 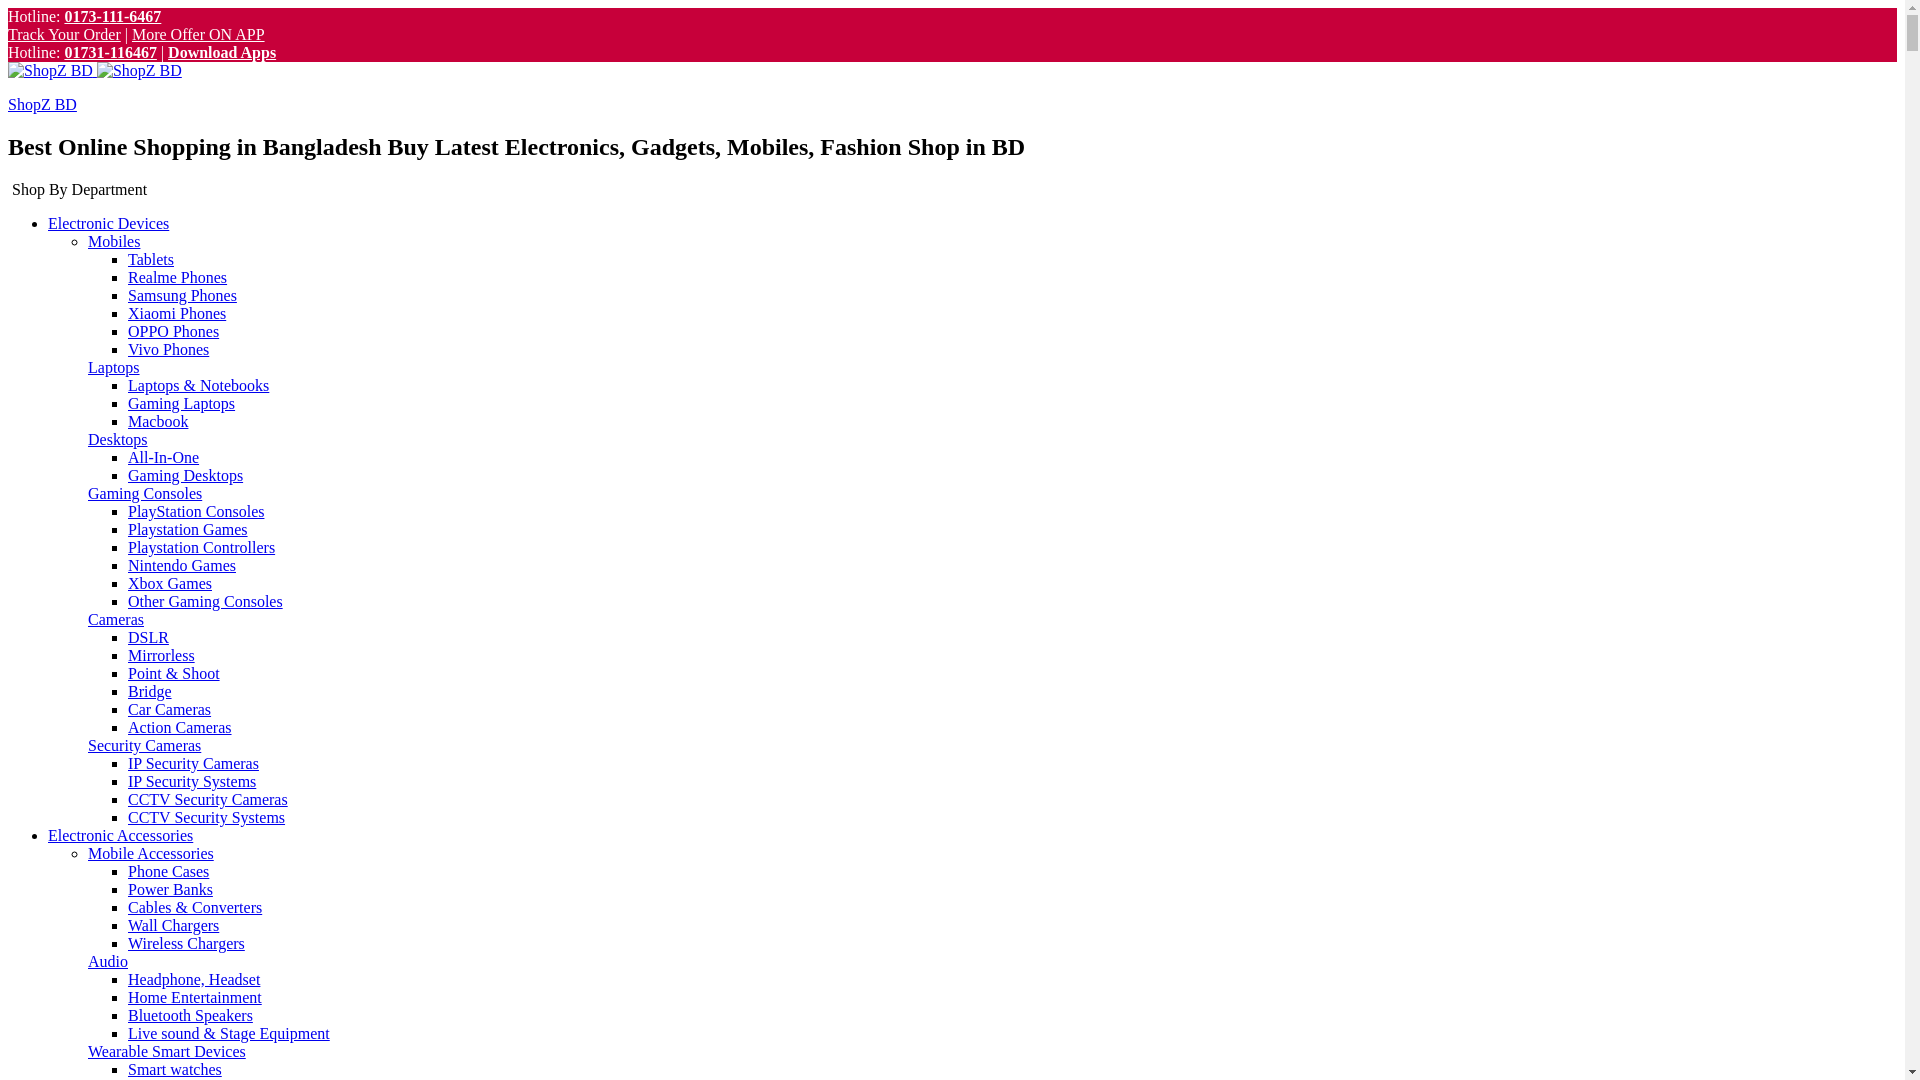 What do you see at coordinates (195, 997) in the screenshot?
I see `'Home Entertainment'` at bounding box center [195, 997].